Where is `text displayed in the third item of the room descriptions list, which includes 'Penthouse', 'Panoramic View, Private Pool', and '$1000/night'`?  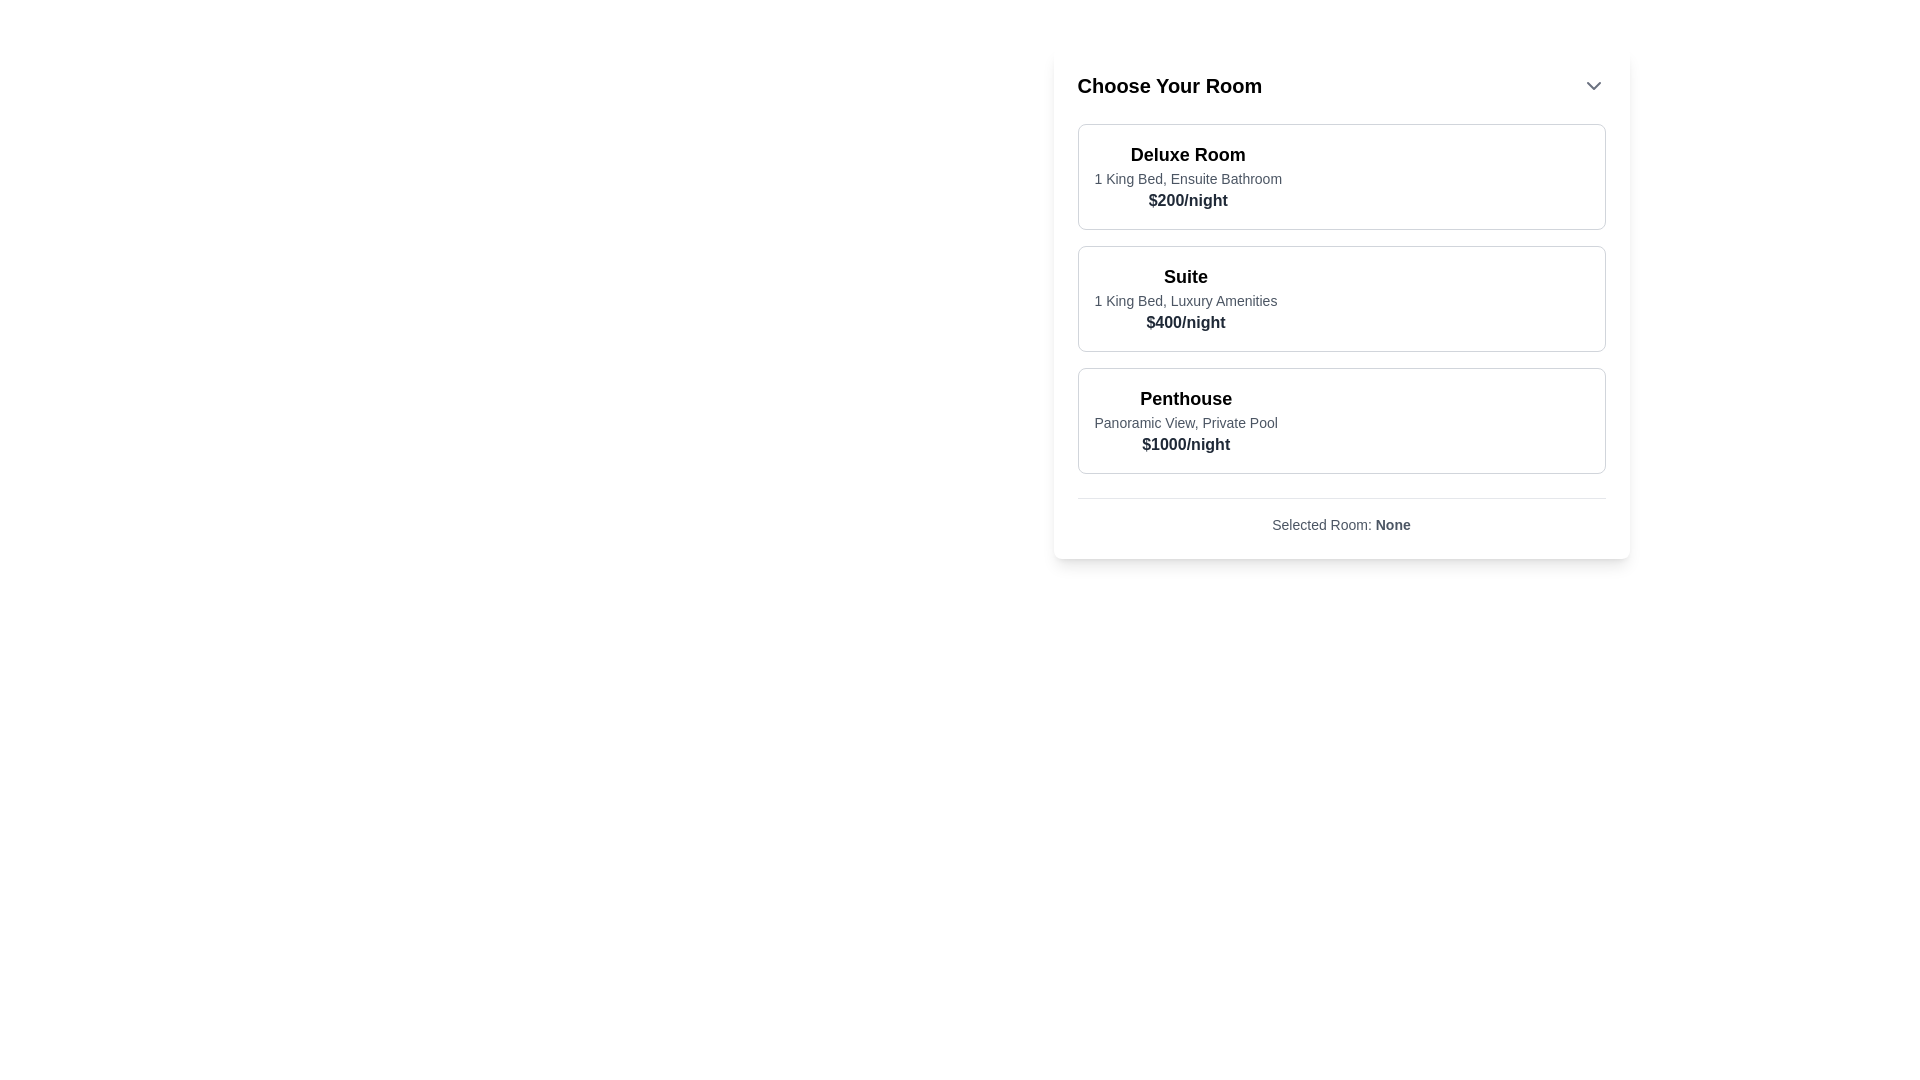 text displayed in the third item of the room descriptions list, which includes 'Penthouse', 'Panoramic View, Private Pool', and '$1000/night' is located at coordinates (1186, 419).